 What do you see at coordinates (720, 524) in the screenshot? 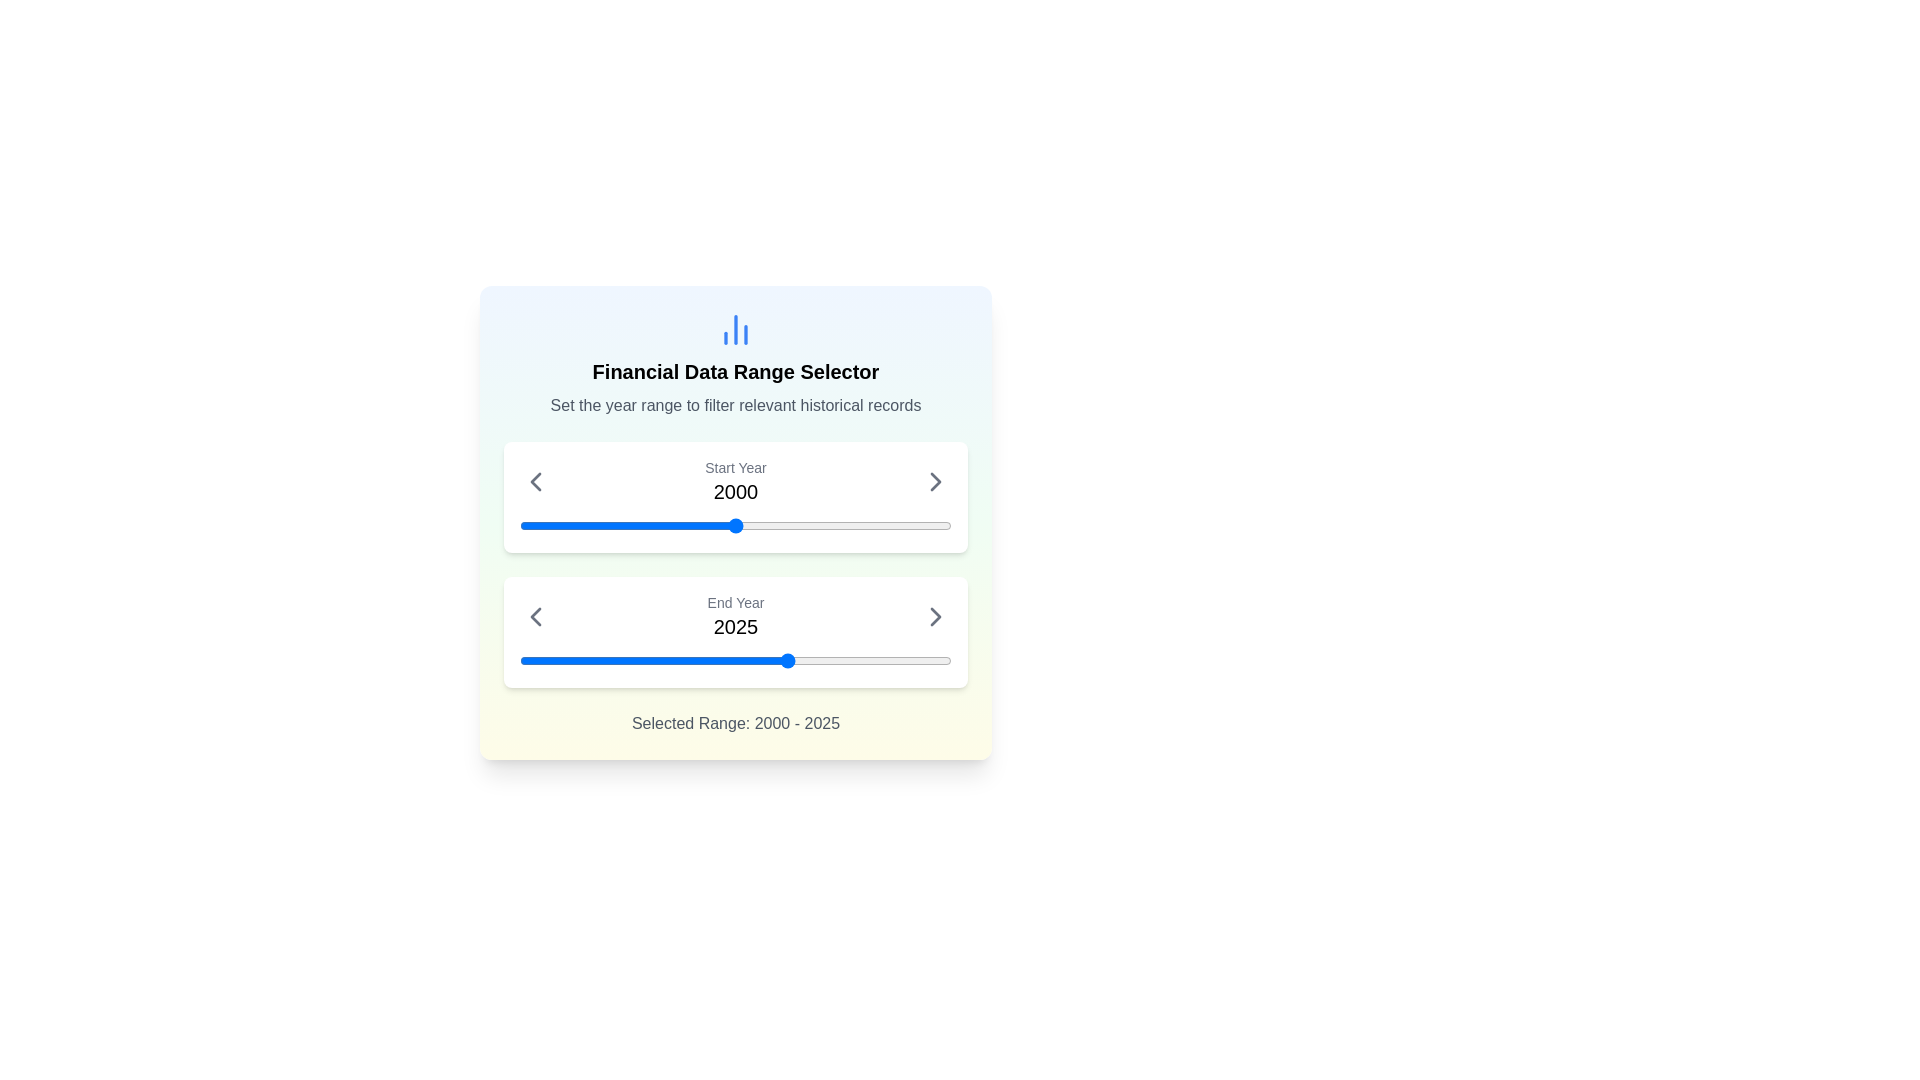
I see `the start year of the range` at bounding box center [720, 524].